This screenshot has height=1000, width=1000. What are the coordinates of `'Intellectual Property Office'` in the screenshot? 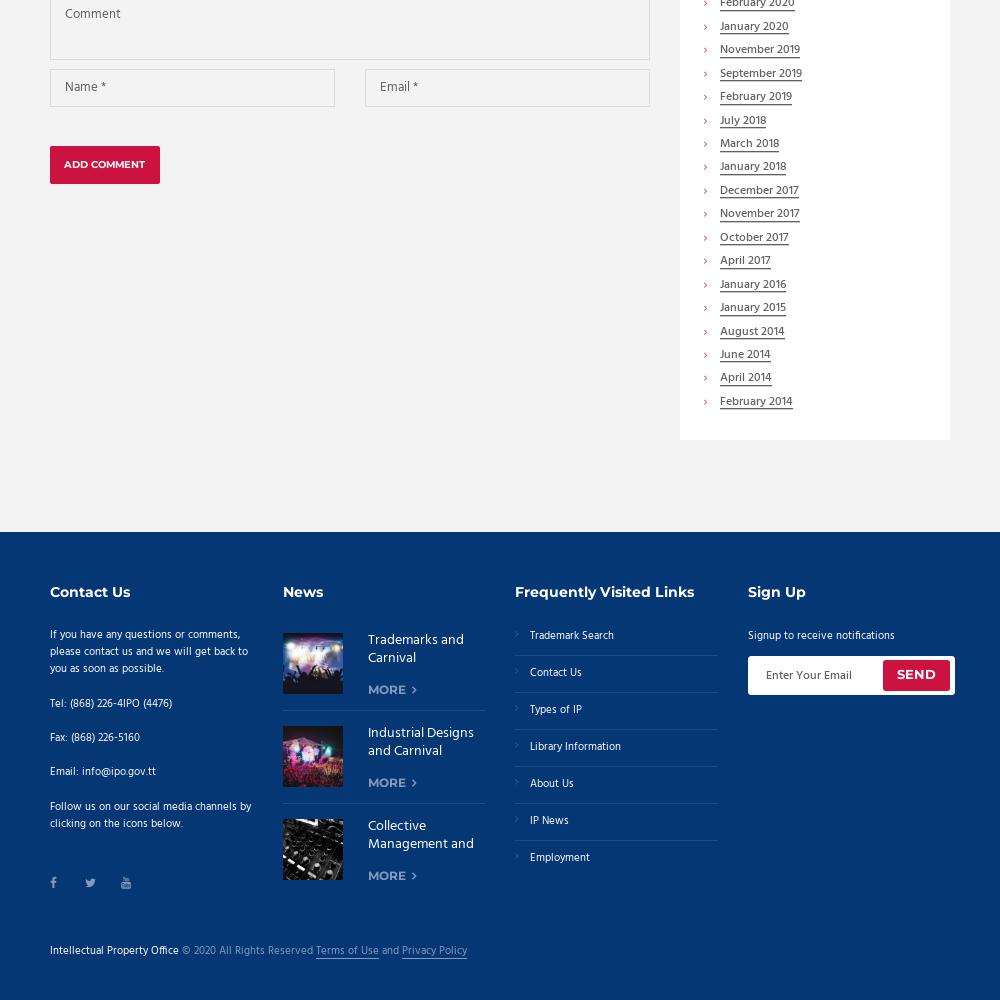 It's located at (113, 950).